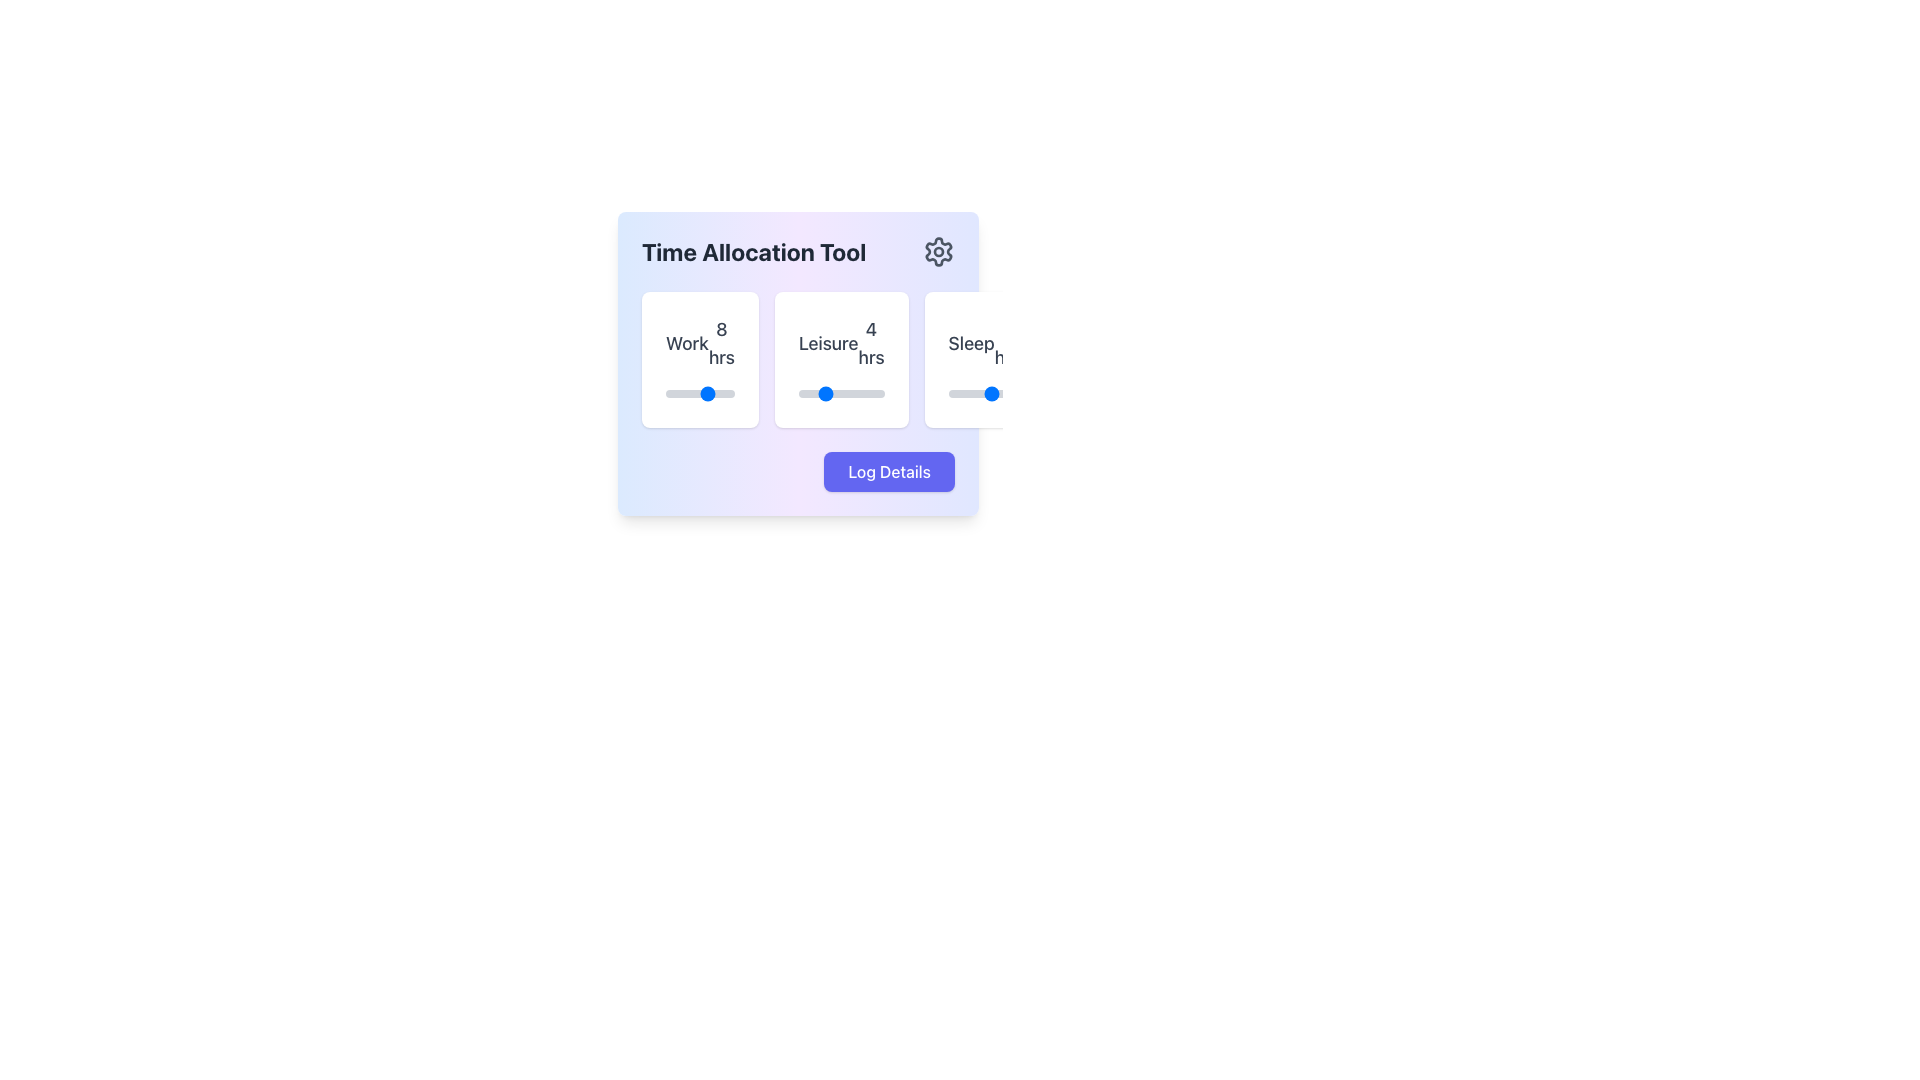 This screenshot has width=1920, height=1080. What do you see at coordinates (716, 393) in the screenshot?
I see `work hours` at bounding box center [716, 393].